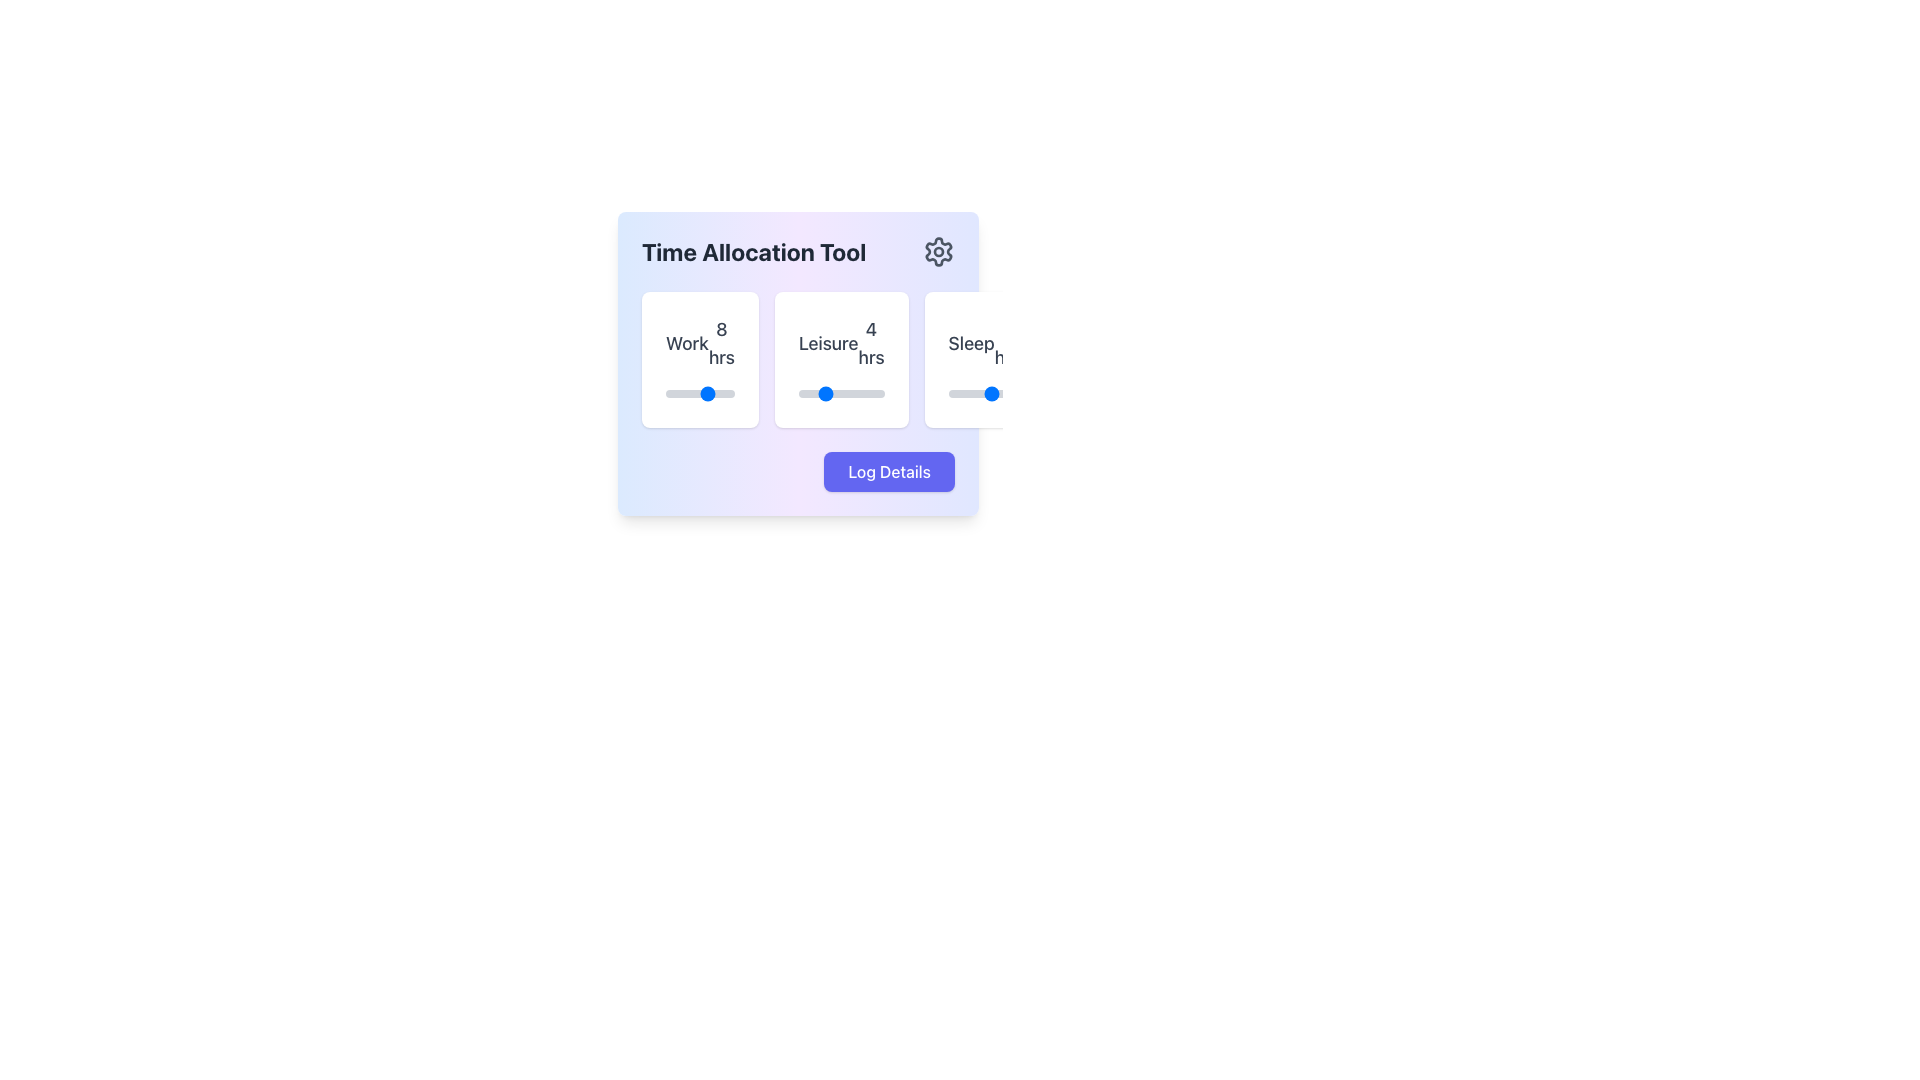 This screenshot has width=1920, height=1080. What do you see at coordinates (716, 393) in the screenshot?
I see `work hours` at bounding box center [716, 393].